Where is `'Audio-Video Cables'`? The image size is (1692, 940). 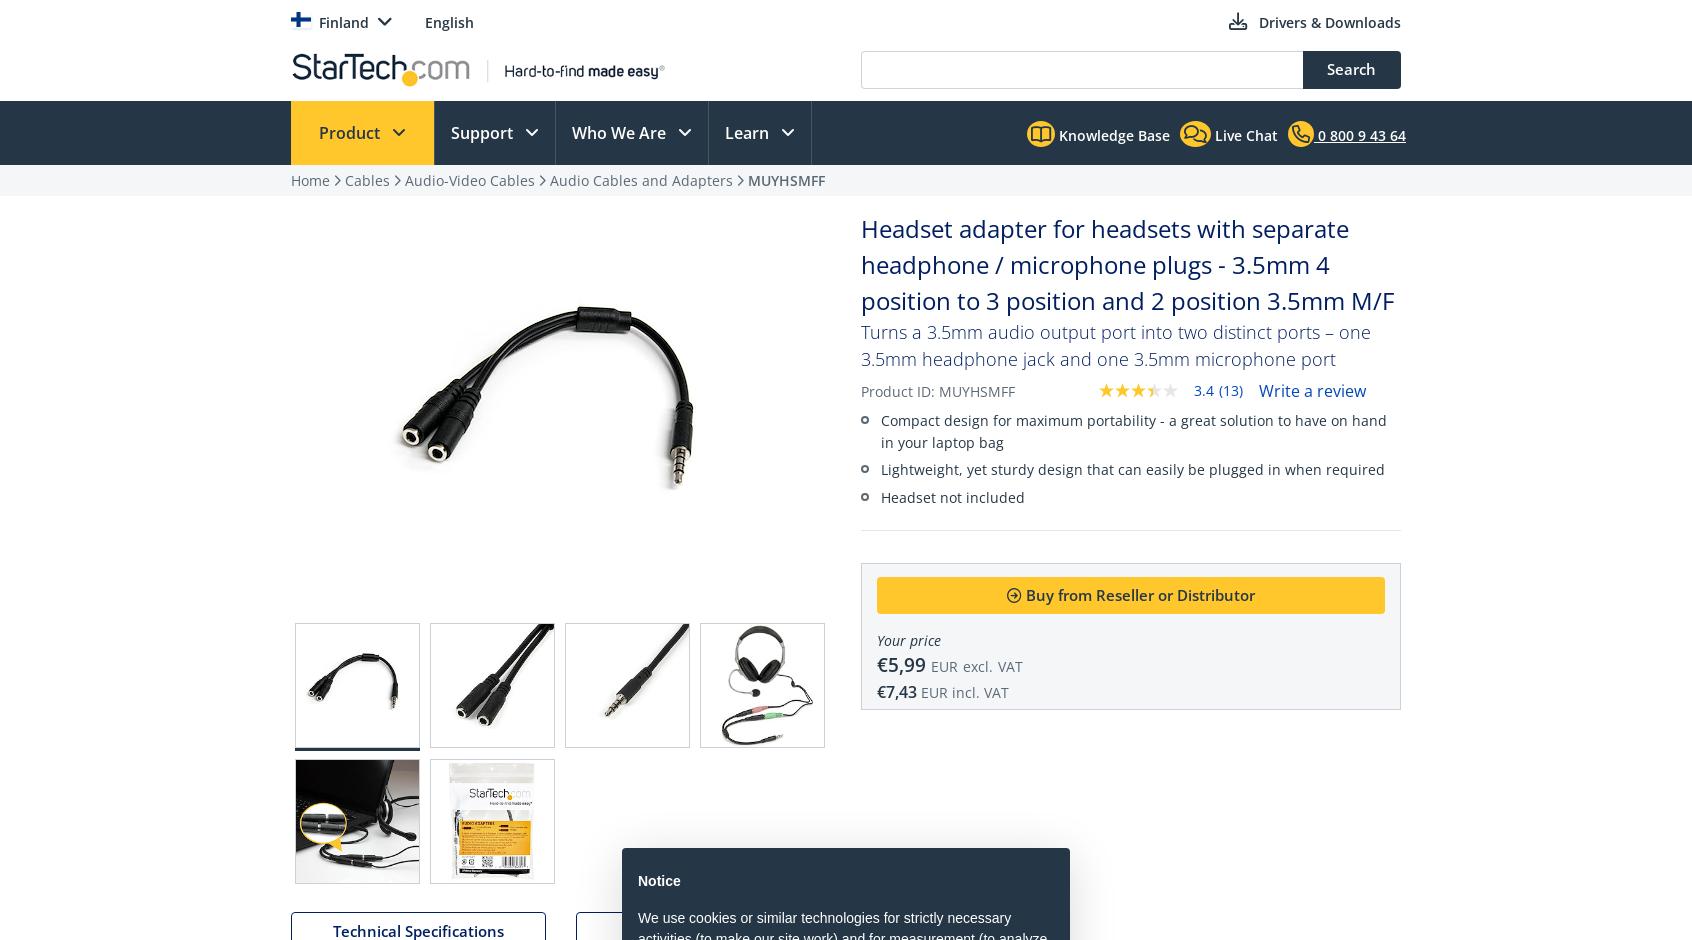 'Audio-Video Cables' is located at coordinates (469, 180).